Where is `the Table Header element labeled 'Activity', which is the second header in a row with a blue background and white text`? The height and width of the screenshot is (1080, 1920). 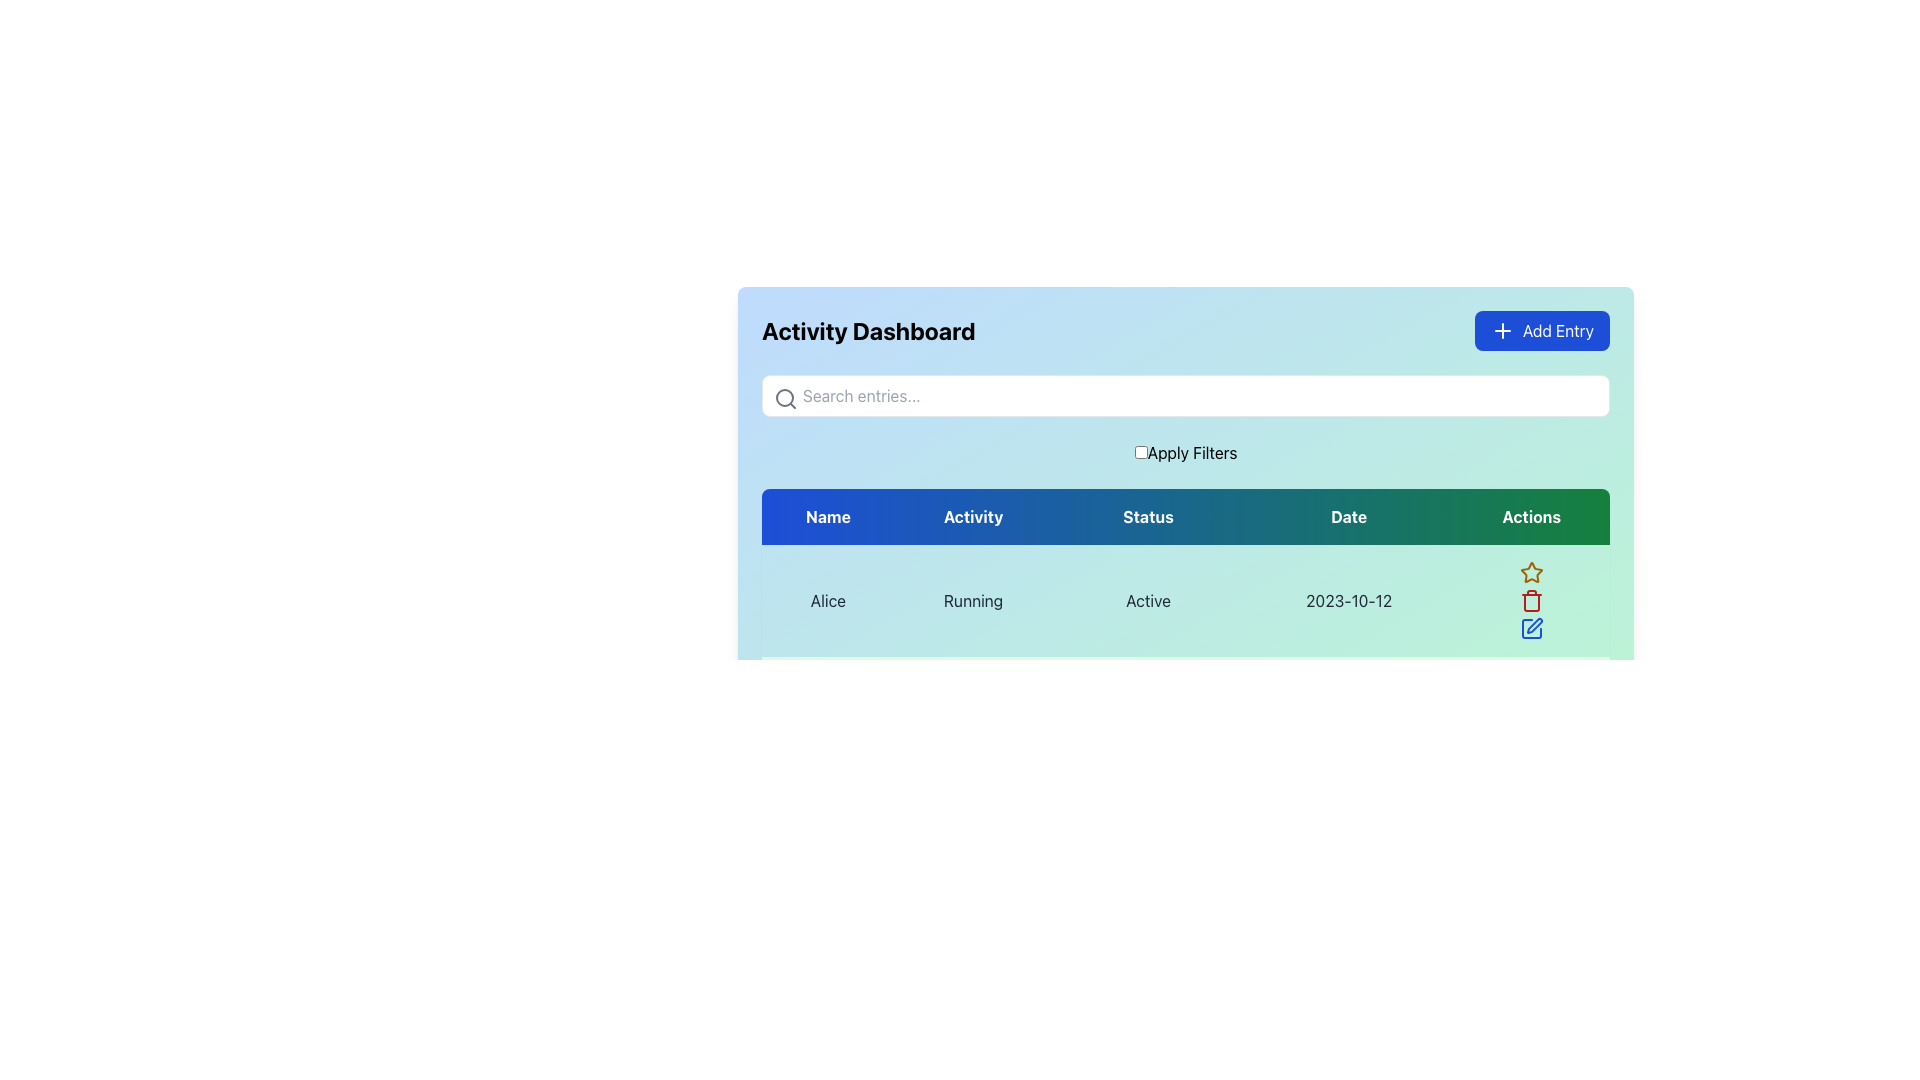 the Table Header element labeled 'Activity', which is the second header in a row with a blue background and white text is located at coordinates (973, 515).